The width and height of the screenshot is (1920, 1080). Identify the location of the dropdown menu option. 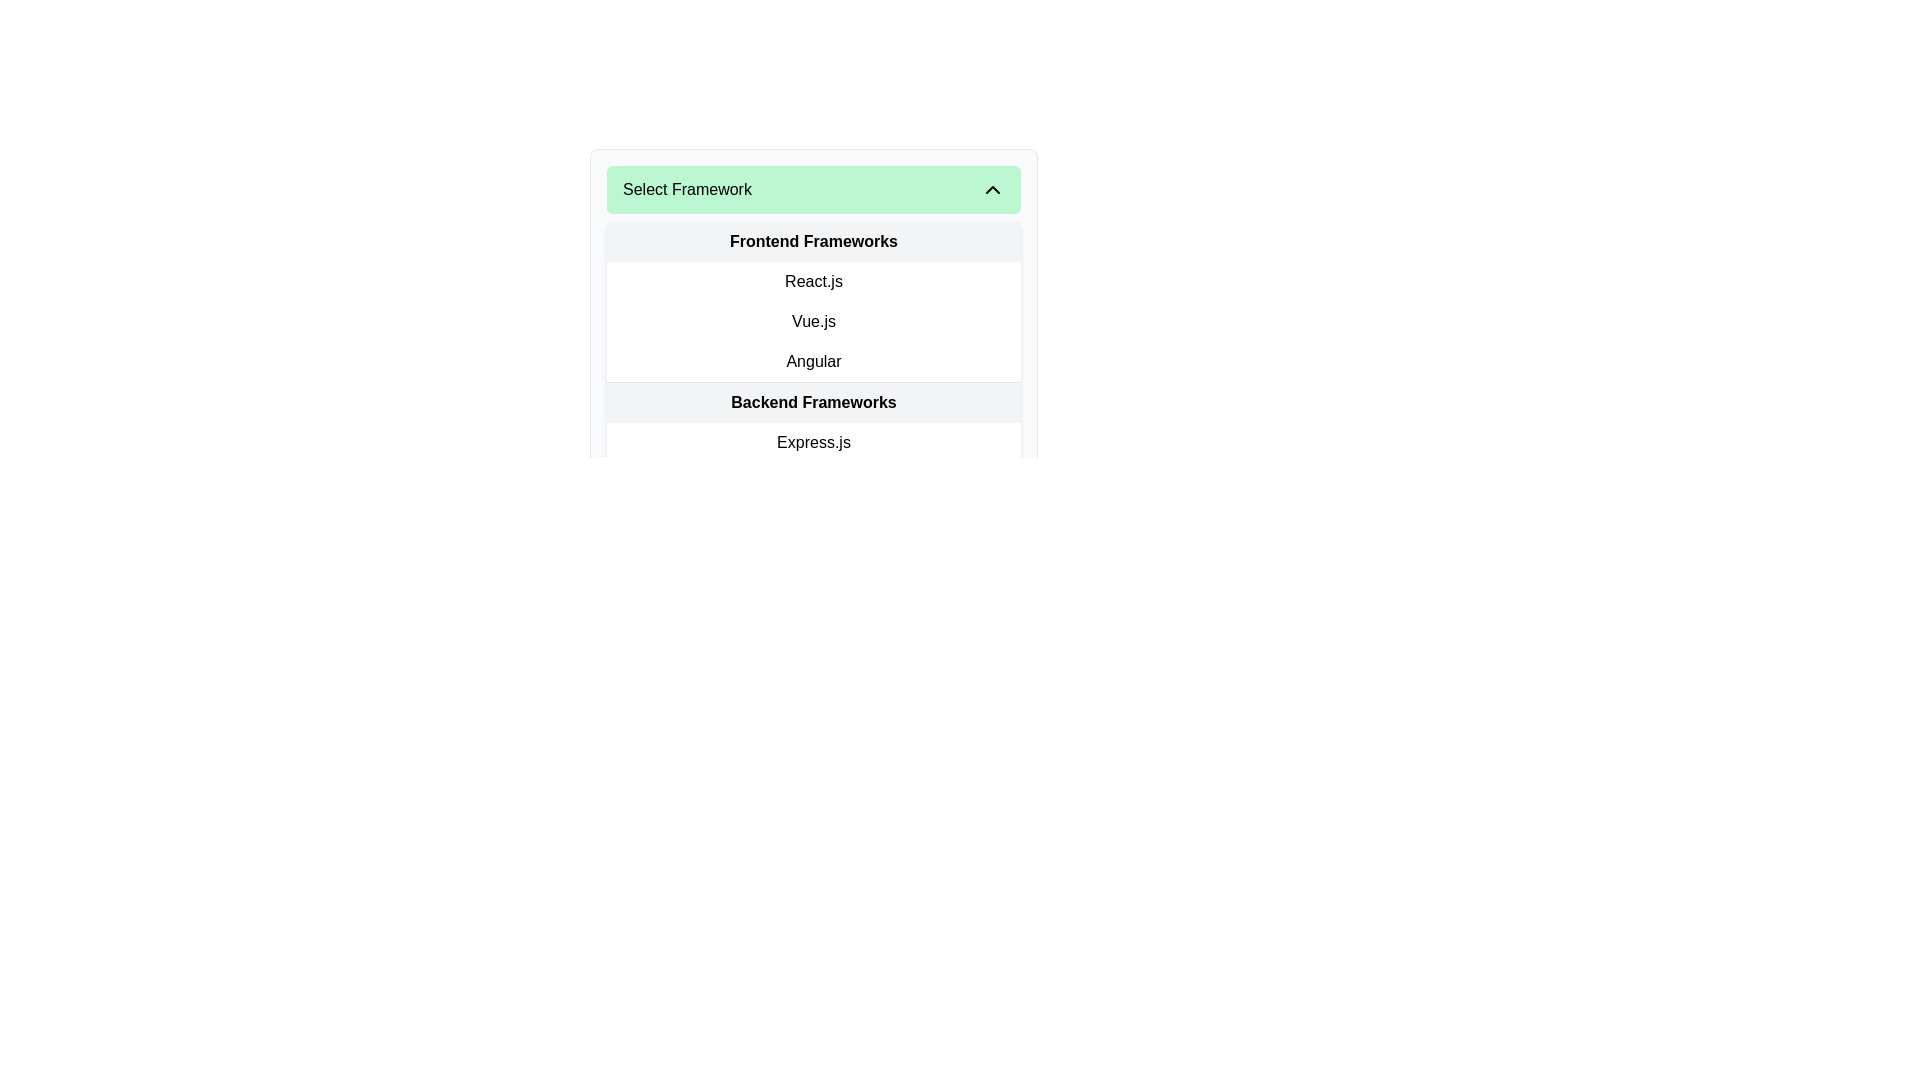
(814, 353).